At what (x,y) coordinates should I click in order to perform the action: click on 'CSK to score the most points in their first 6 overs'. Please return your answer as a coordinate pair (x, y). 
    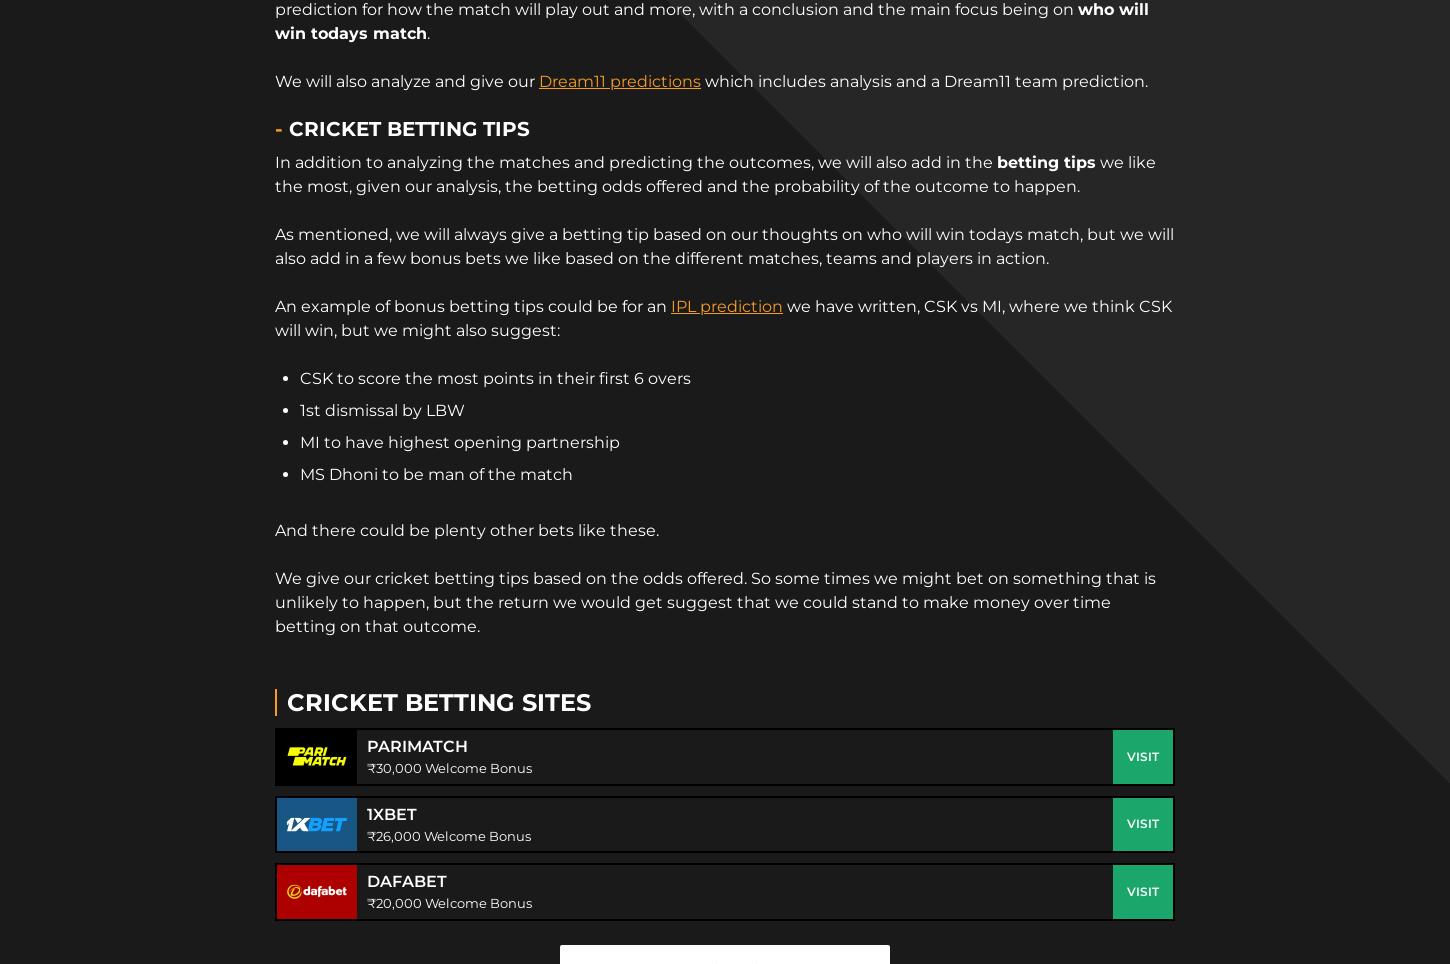
    Looking at the image, I should click on (300, 377).